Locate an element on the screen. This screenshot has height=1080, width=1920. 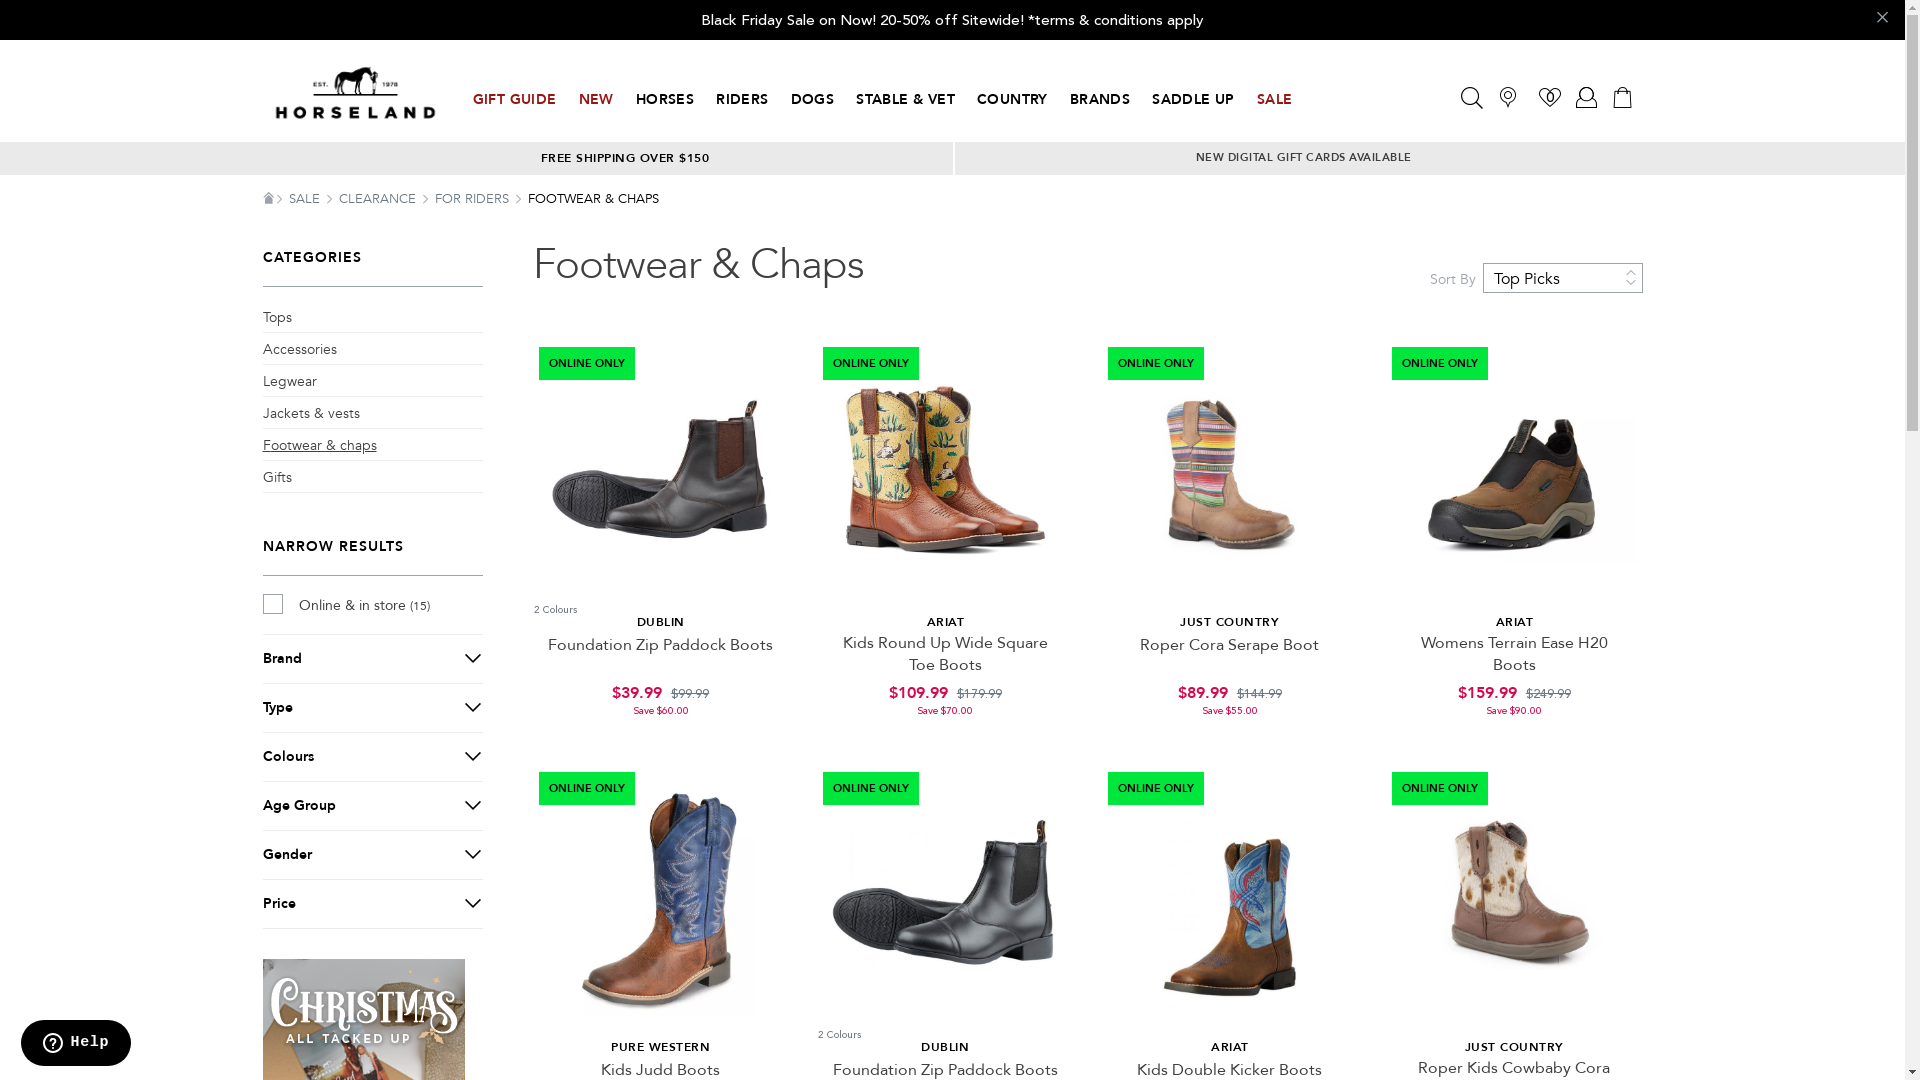
'$89.99 $144.99 is located at coordinates (1228, 697).